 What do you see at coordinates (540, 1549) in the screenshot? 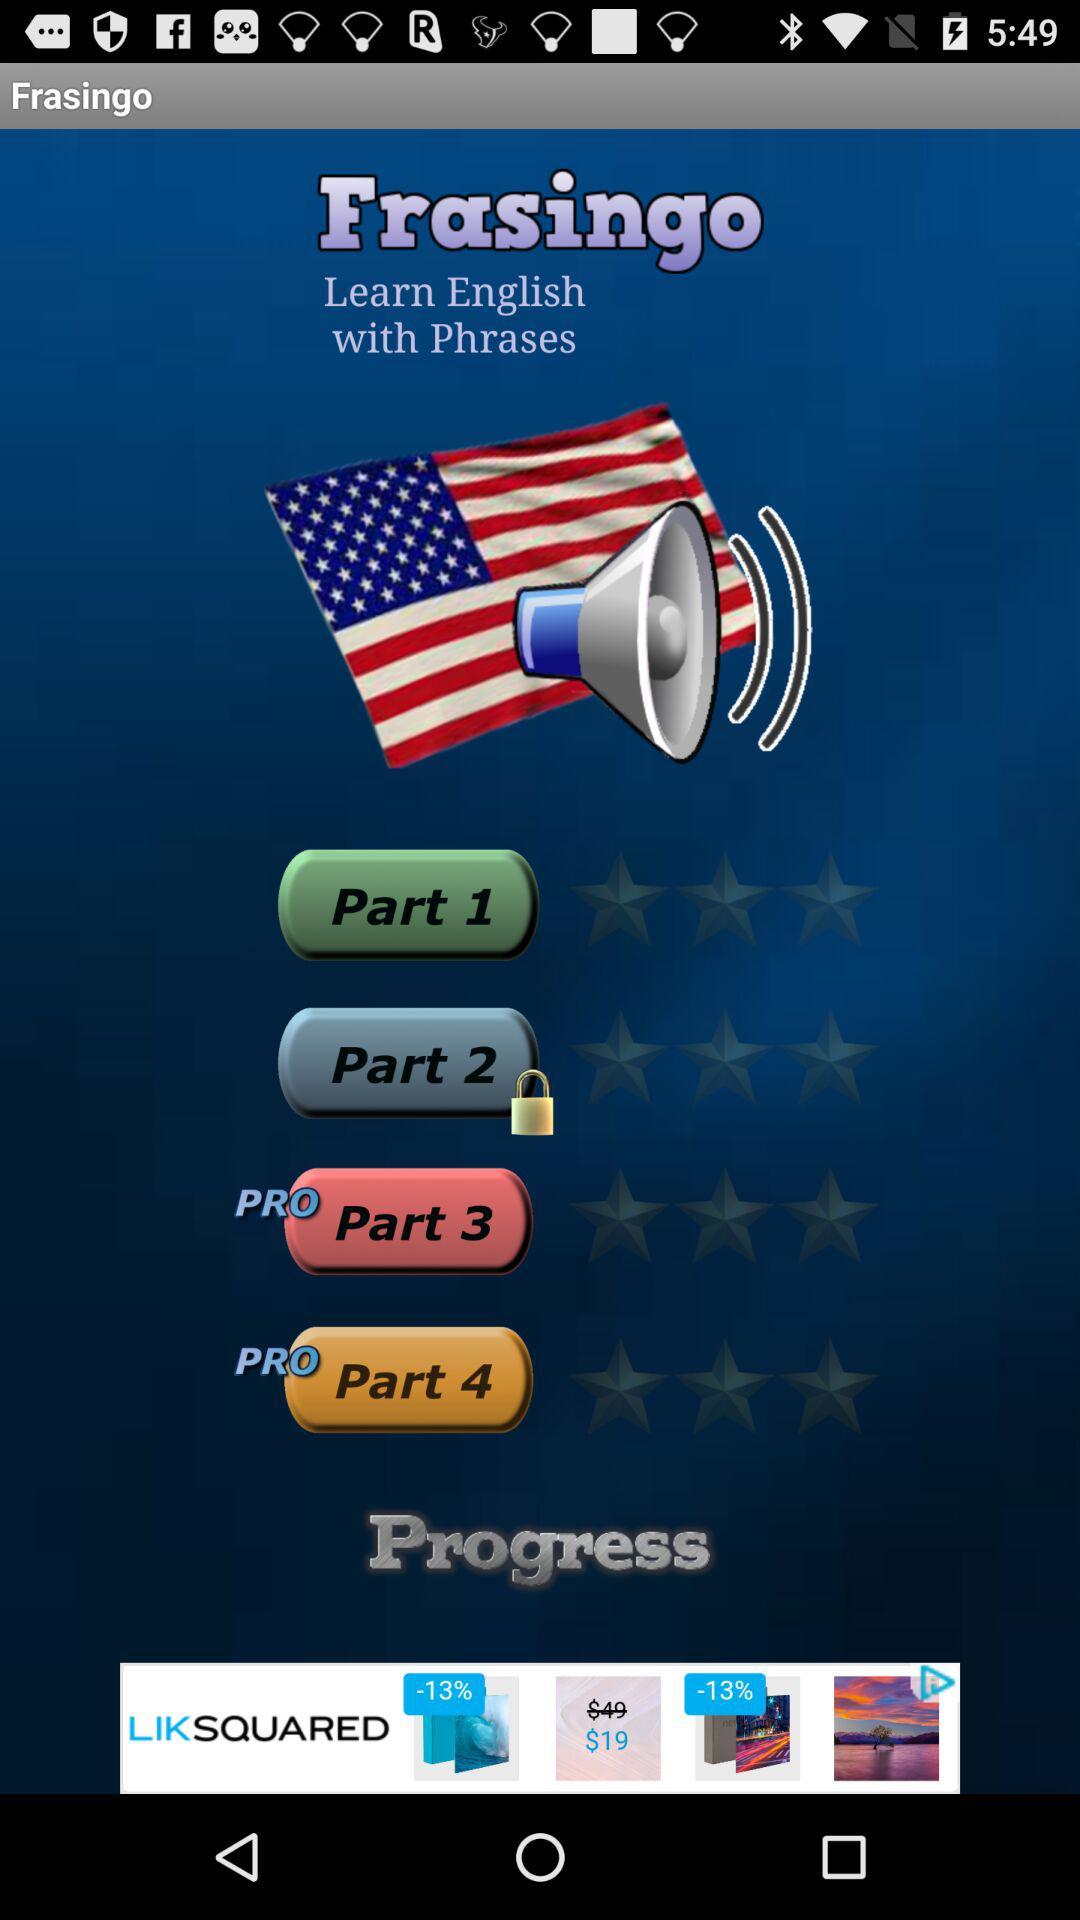
I see `progress indicator` at bounding box center [540, 1549].